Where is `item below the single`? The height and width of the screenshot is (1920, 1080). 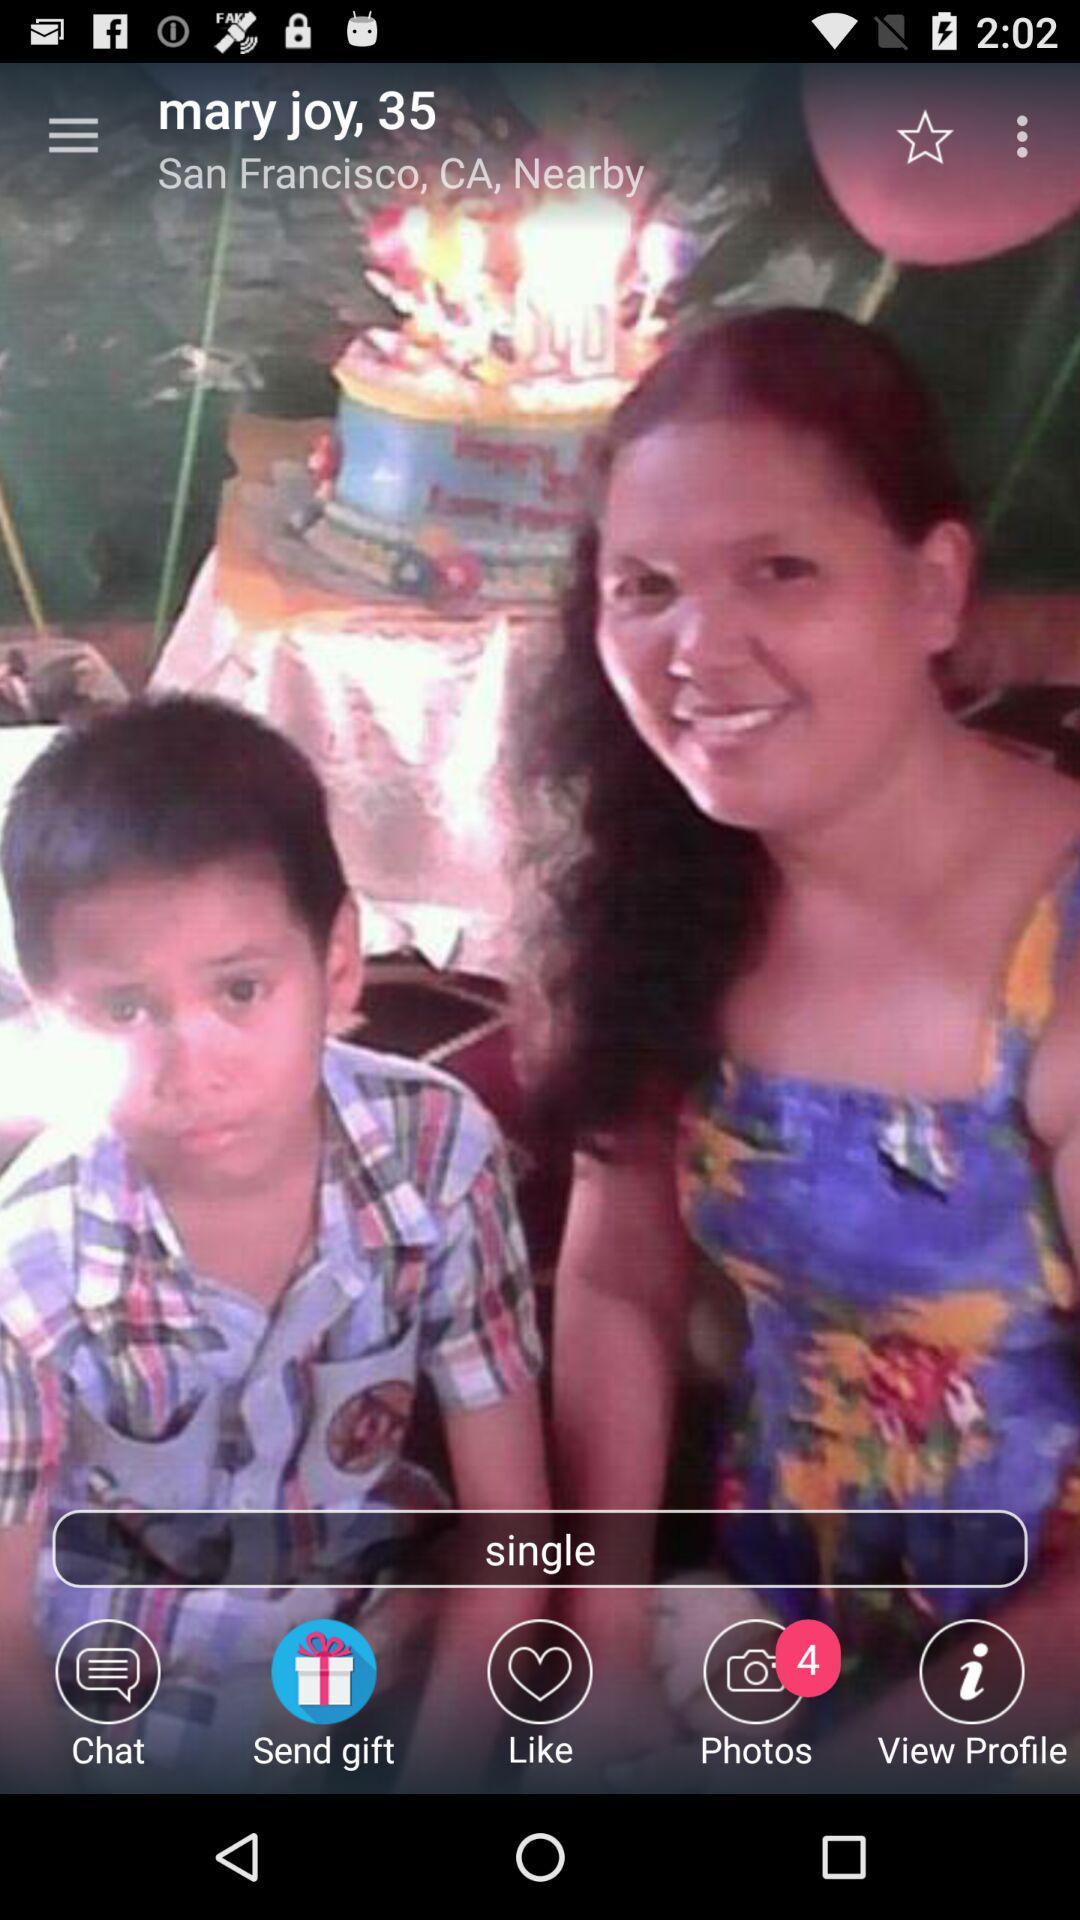
item below the single is located at coordinates (323, 1705).